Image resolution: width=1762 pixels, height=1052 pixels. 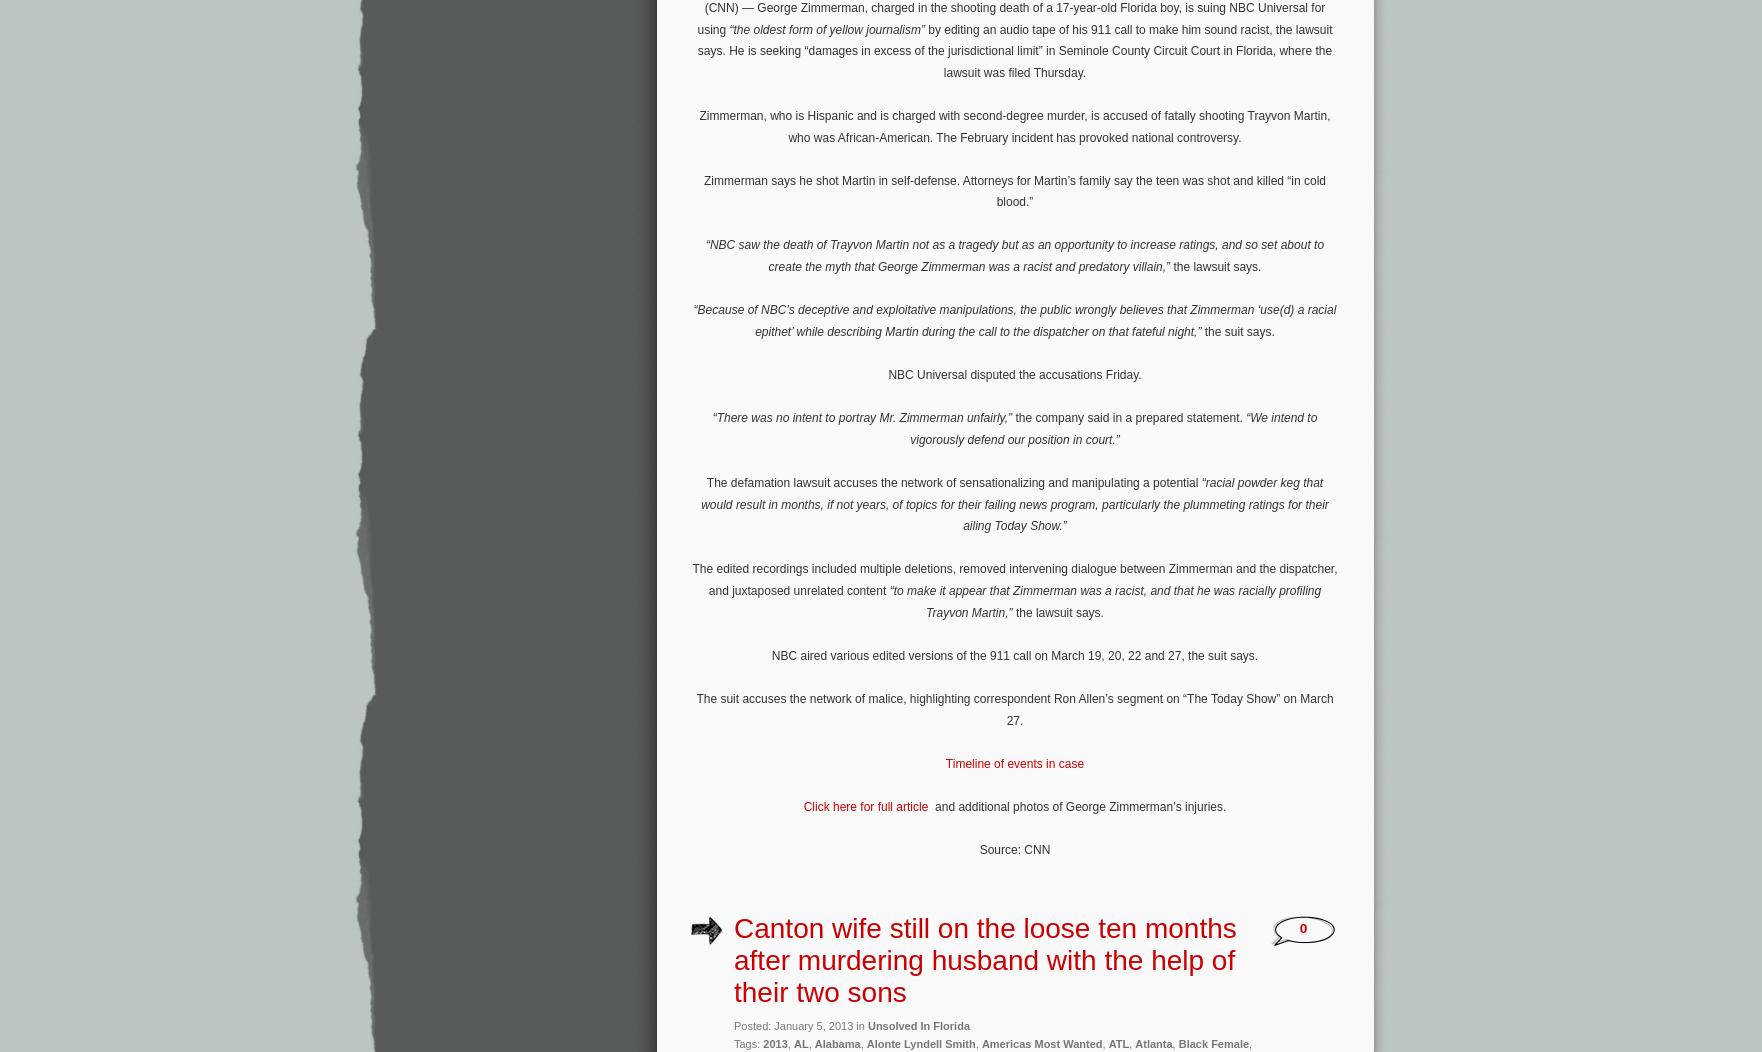 What do you see at coordinates (1014, 503) in the screenshot?
I see `'“racial powder keg that would result in months, if not years, of topics for their failing news program, particularly the plummeting ratings for their ailing Today Show.”'` at bounding box center [1014, 503].